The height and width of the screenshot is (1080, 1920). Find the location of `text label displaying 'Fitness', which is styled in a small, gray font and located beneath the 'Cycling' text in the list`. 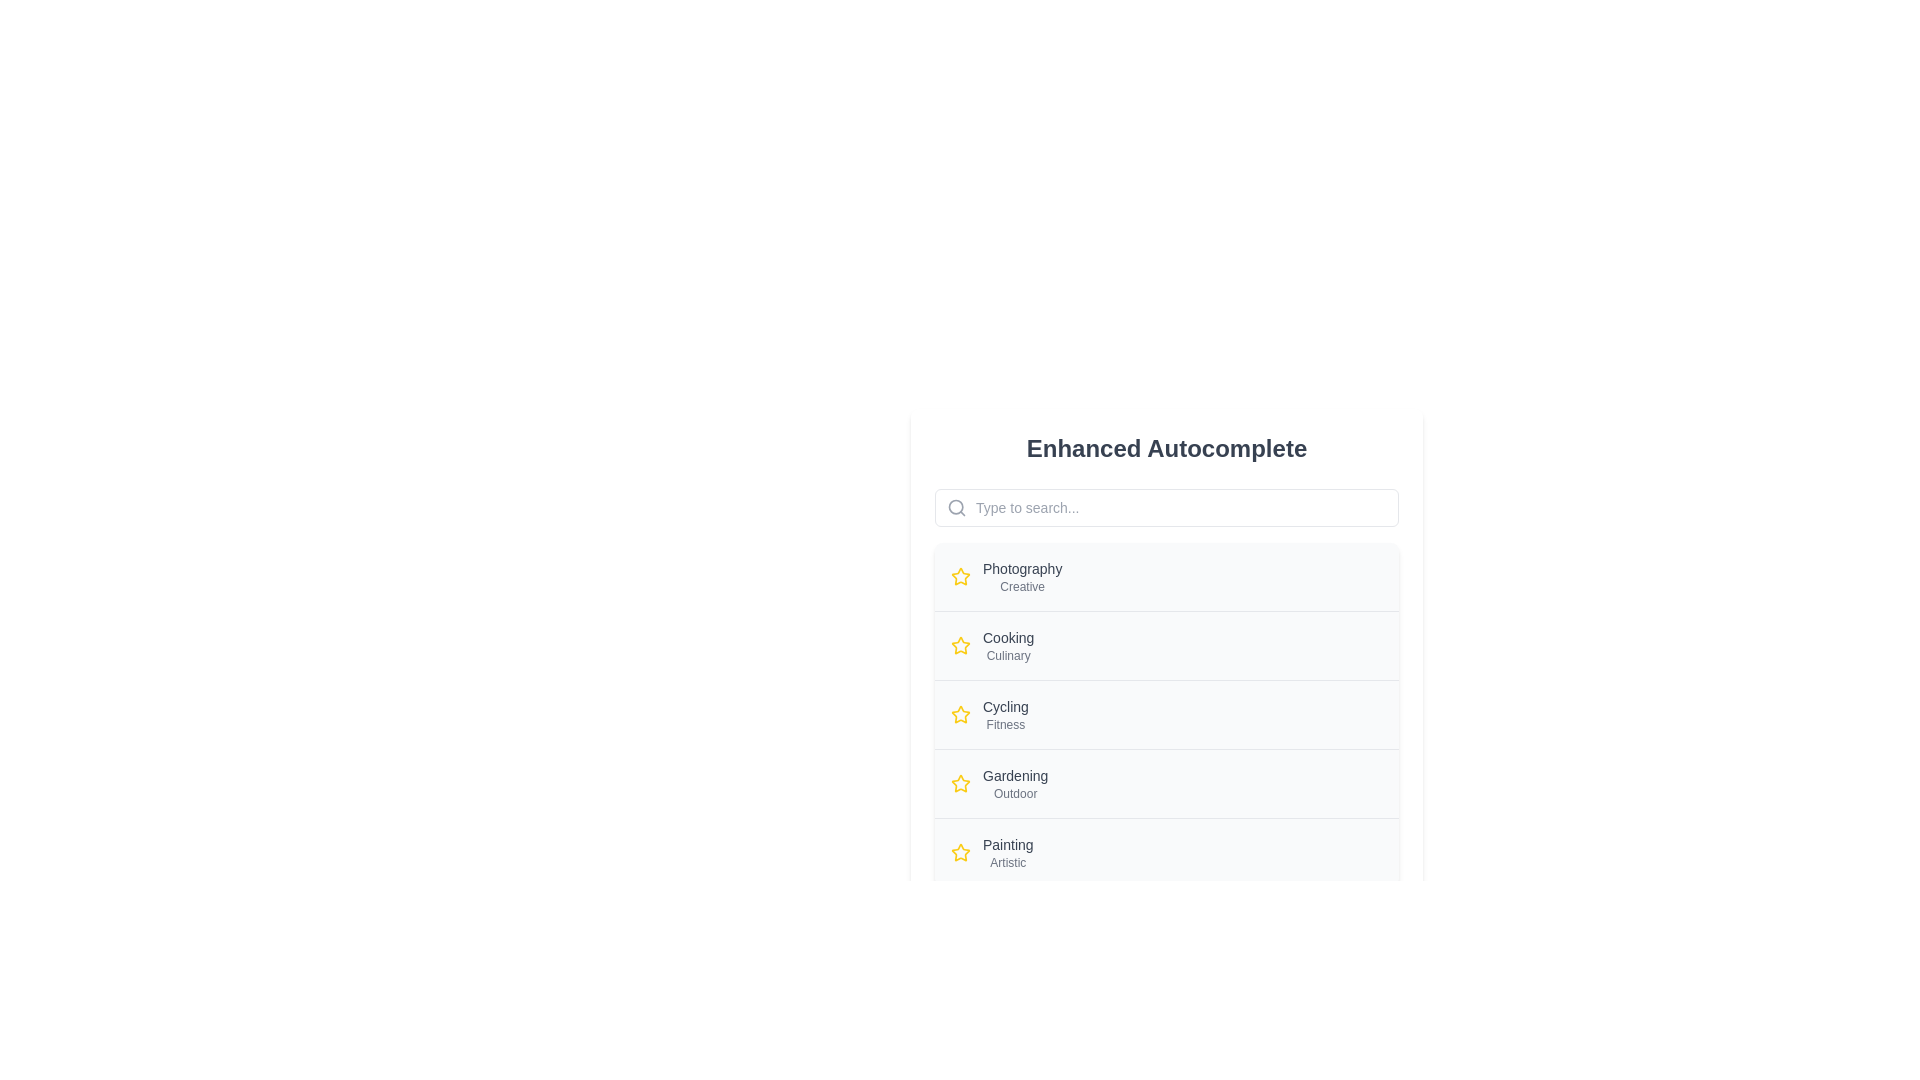

text label displaying 'Fitness', which is styled in a small, gray font and located beneath the 'Cycling' text in the list is located at coordinates (1005, 725).